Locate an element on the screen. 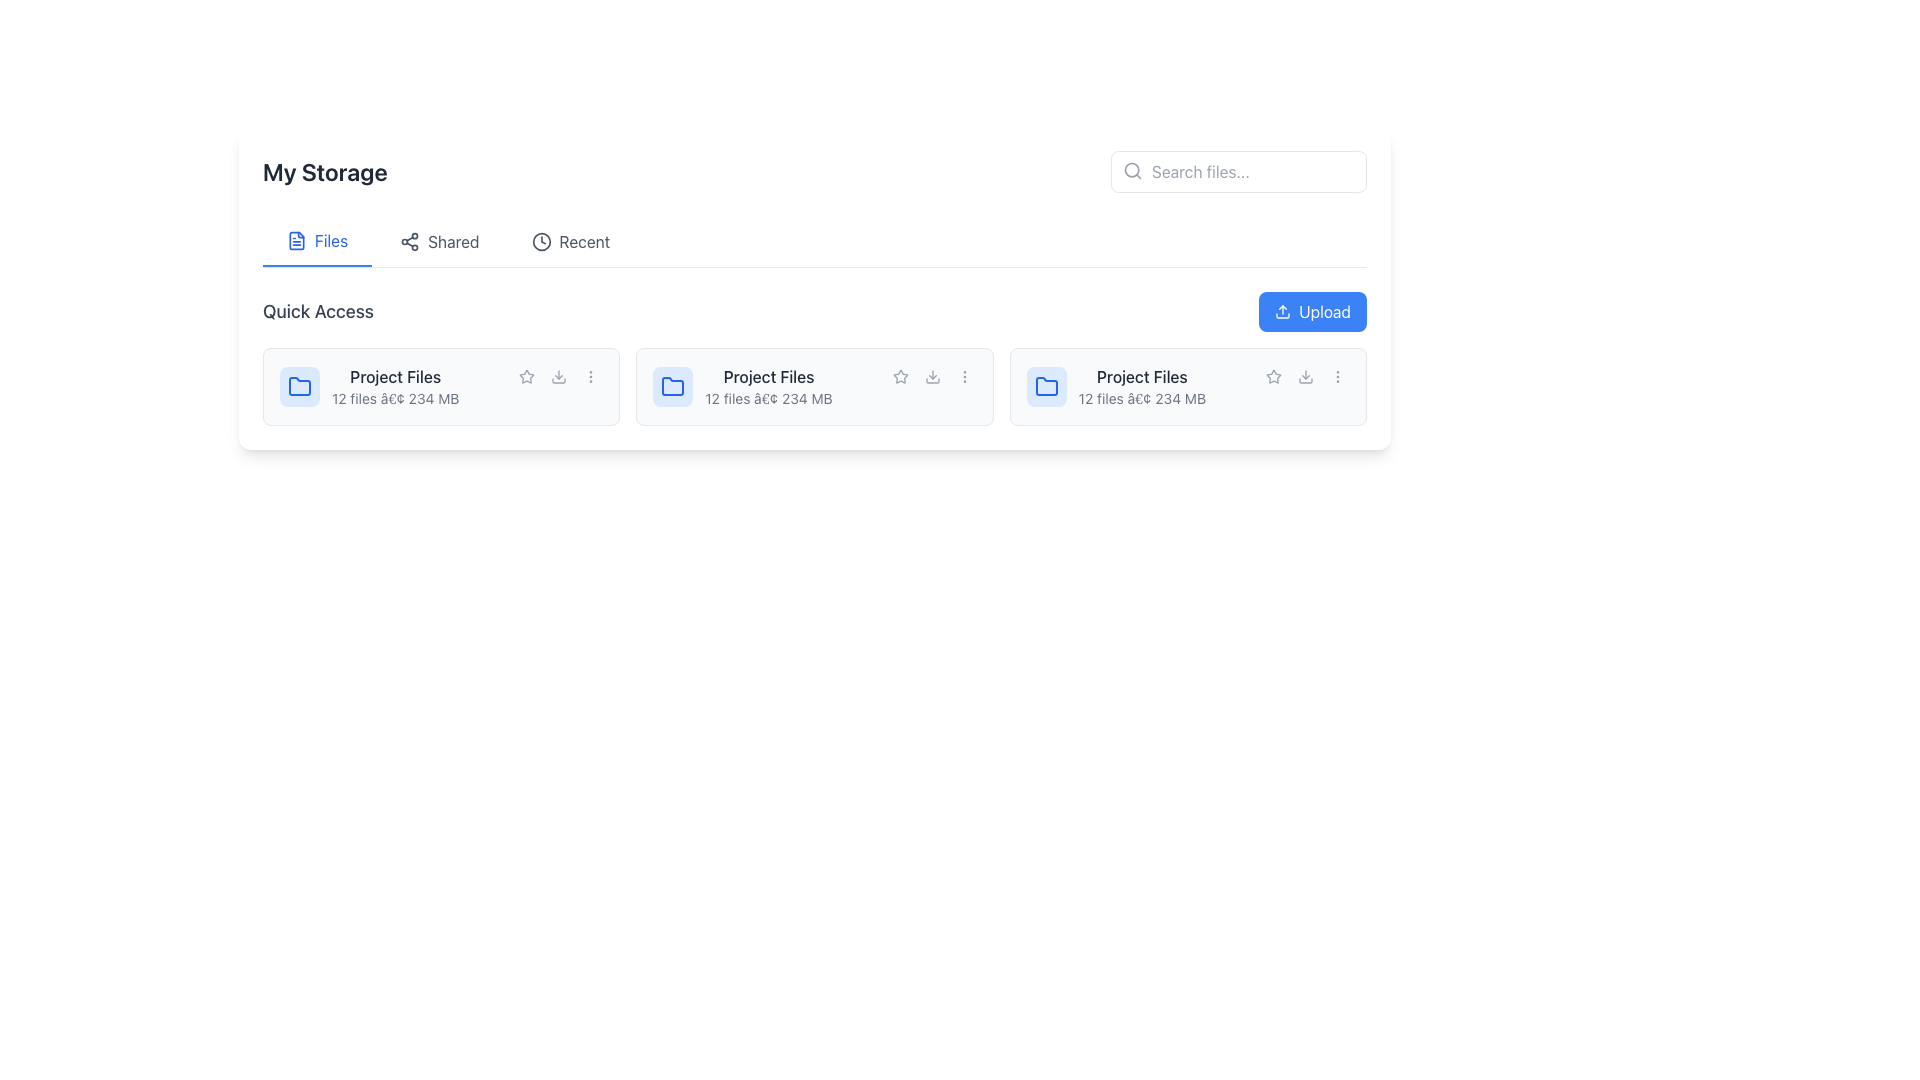 The image size is (1920, 1080). the text label displaying the number of files (12) and total size (234 MB) beneath the 'Project Files' text in the third folder item from the left in the Quick Access section is located at coordinates (1142, 398).